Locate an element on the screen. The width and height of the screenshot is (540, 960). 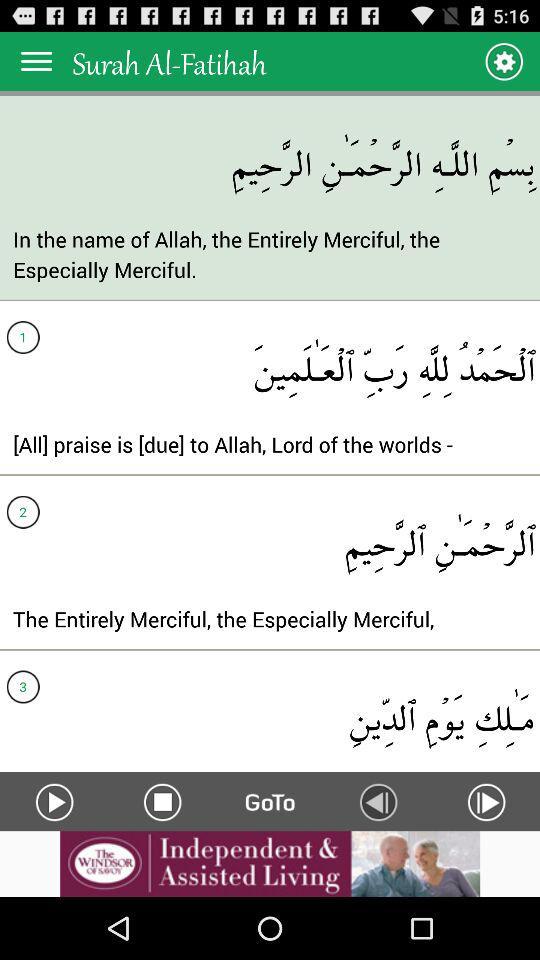
the menu option is located at coordinates (36, 61).